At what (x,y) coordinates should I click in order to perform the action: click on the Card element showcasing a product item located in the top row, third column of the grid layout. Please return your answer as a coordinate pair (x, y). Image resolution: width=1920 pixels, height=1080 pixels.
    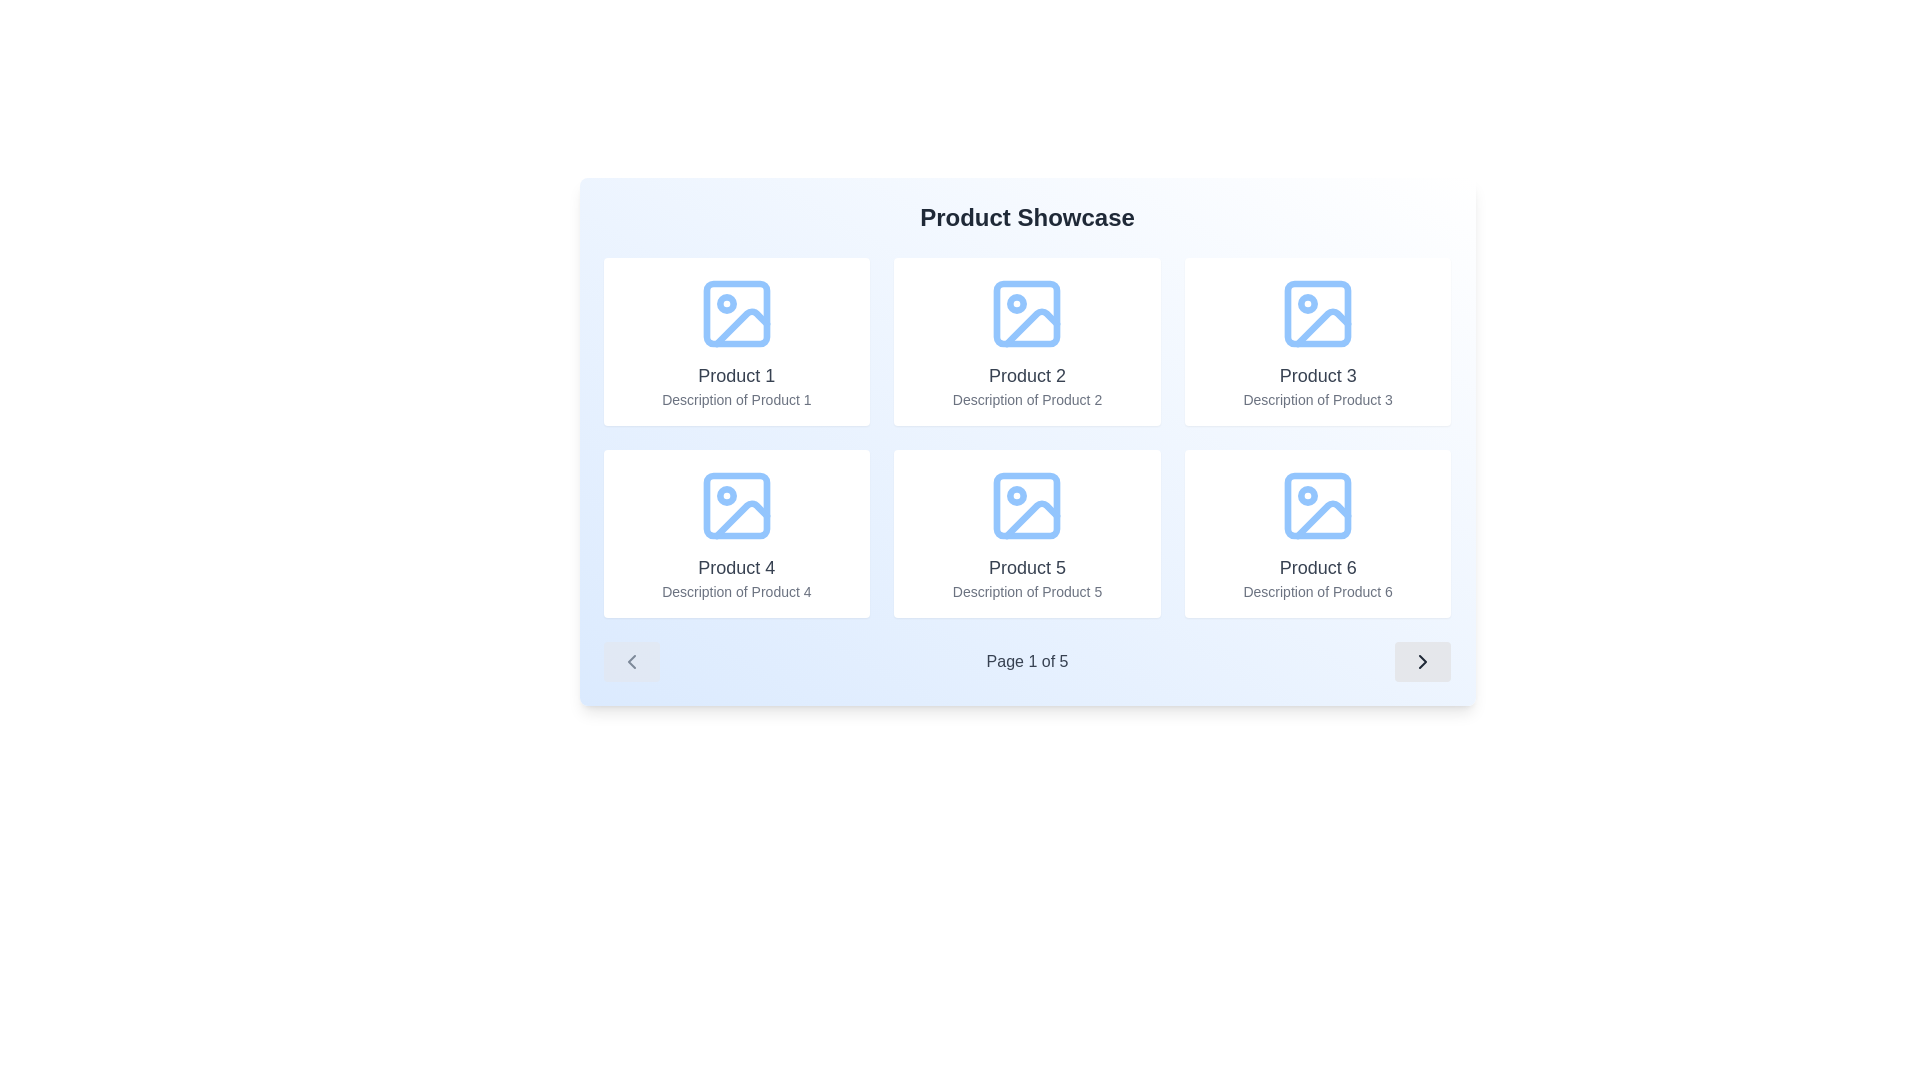
    Looking at the image, I should click on (1318, 341).